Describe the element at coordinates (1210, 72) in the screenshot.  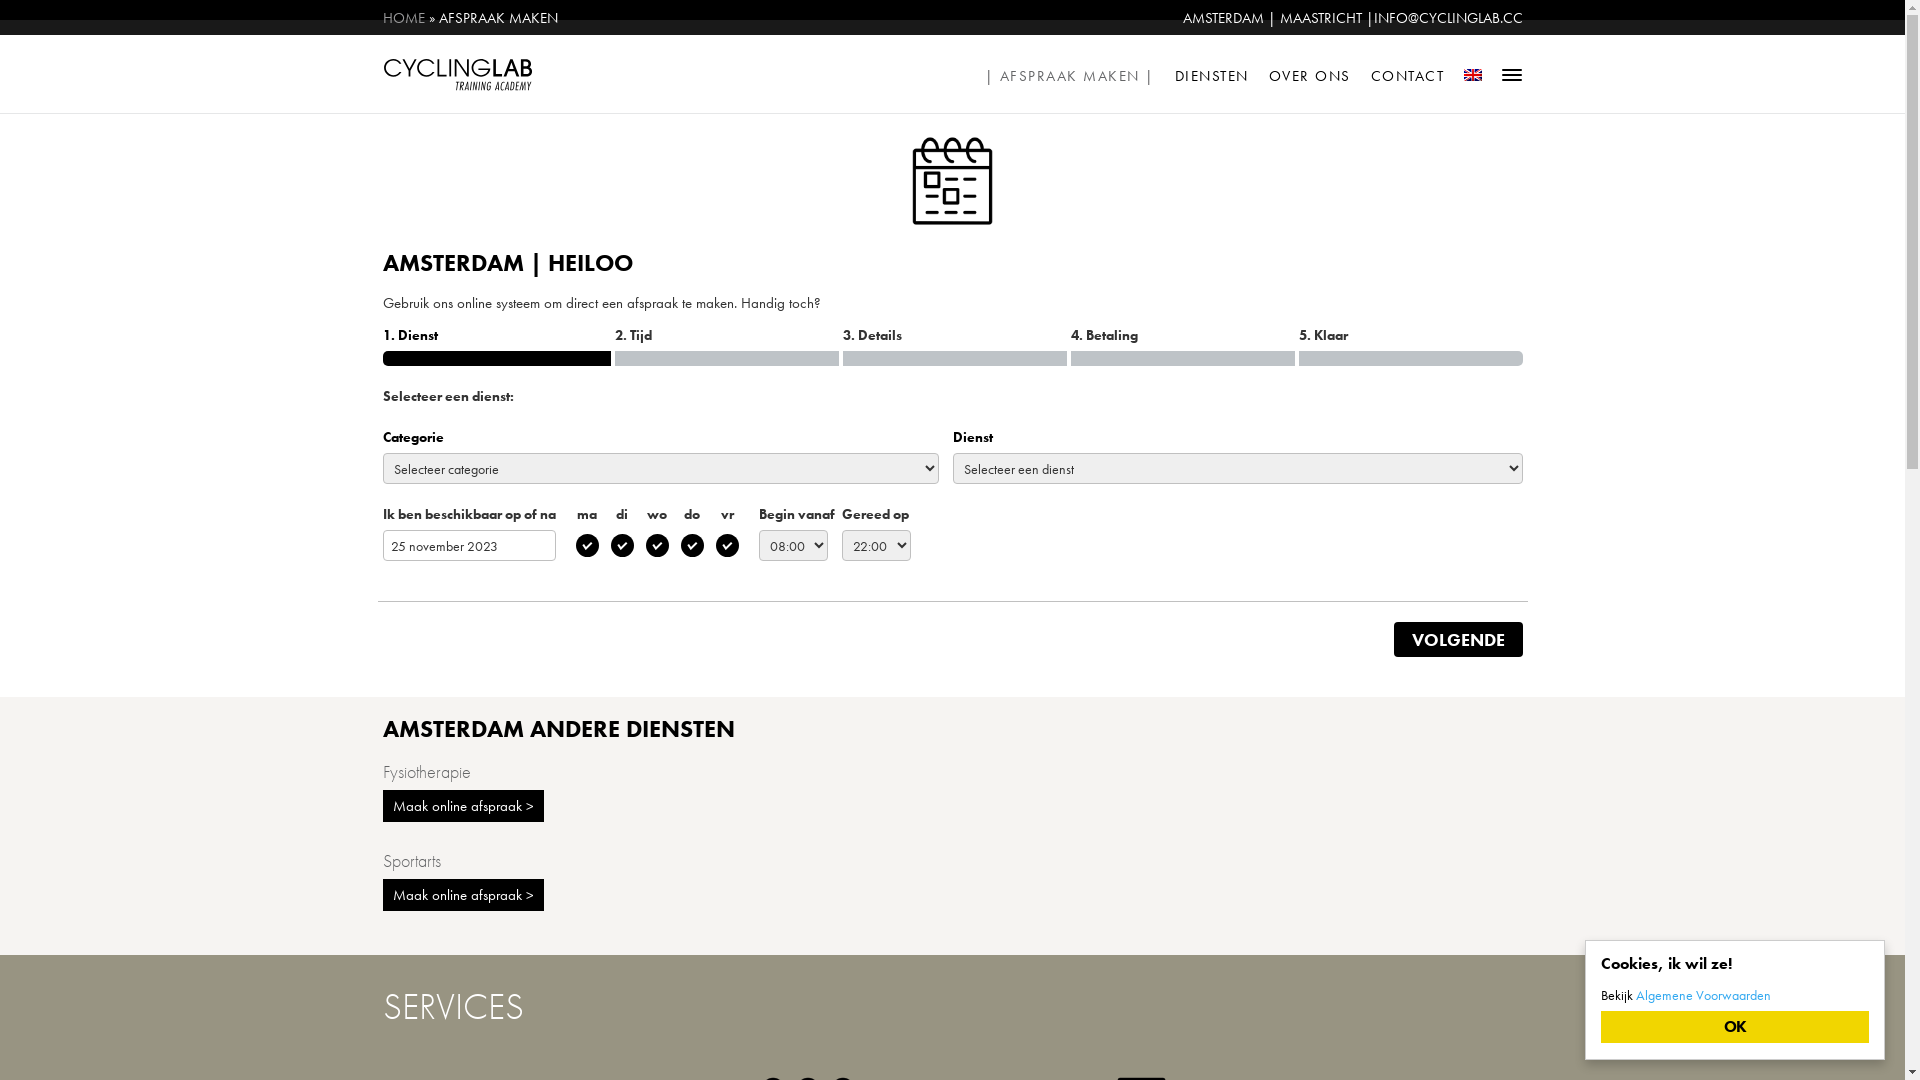
I see `'DIENSTEN'` at that location.